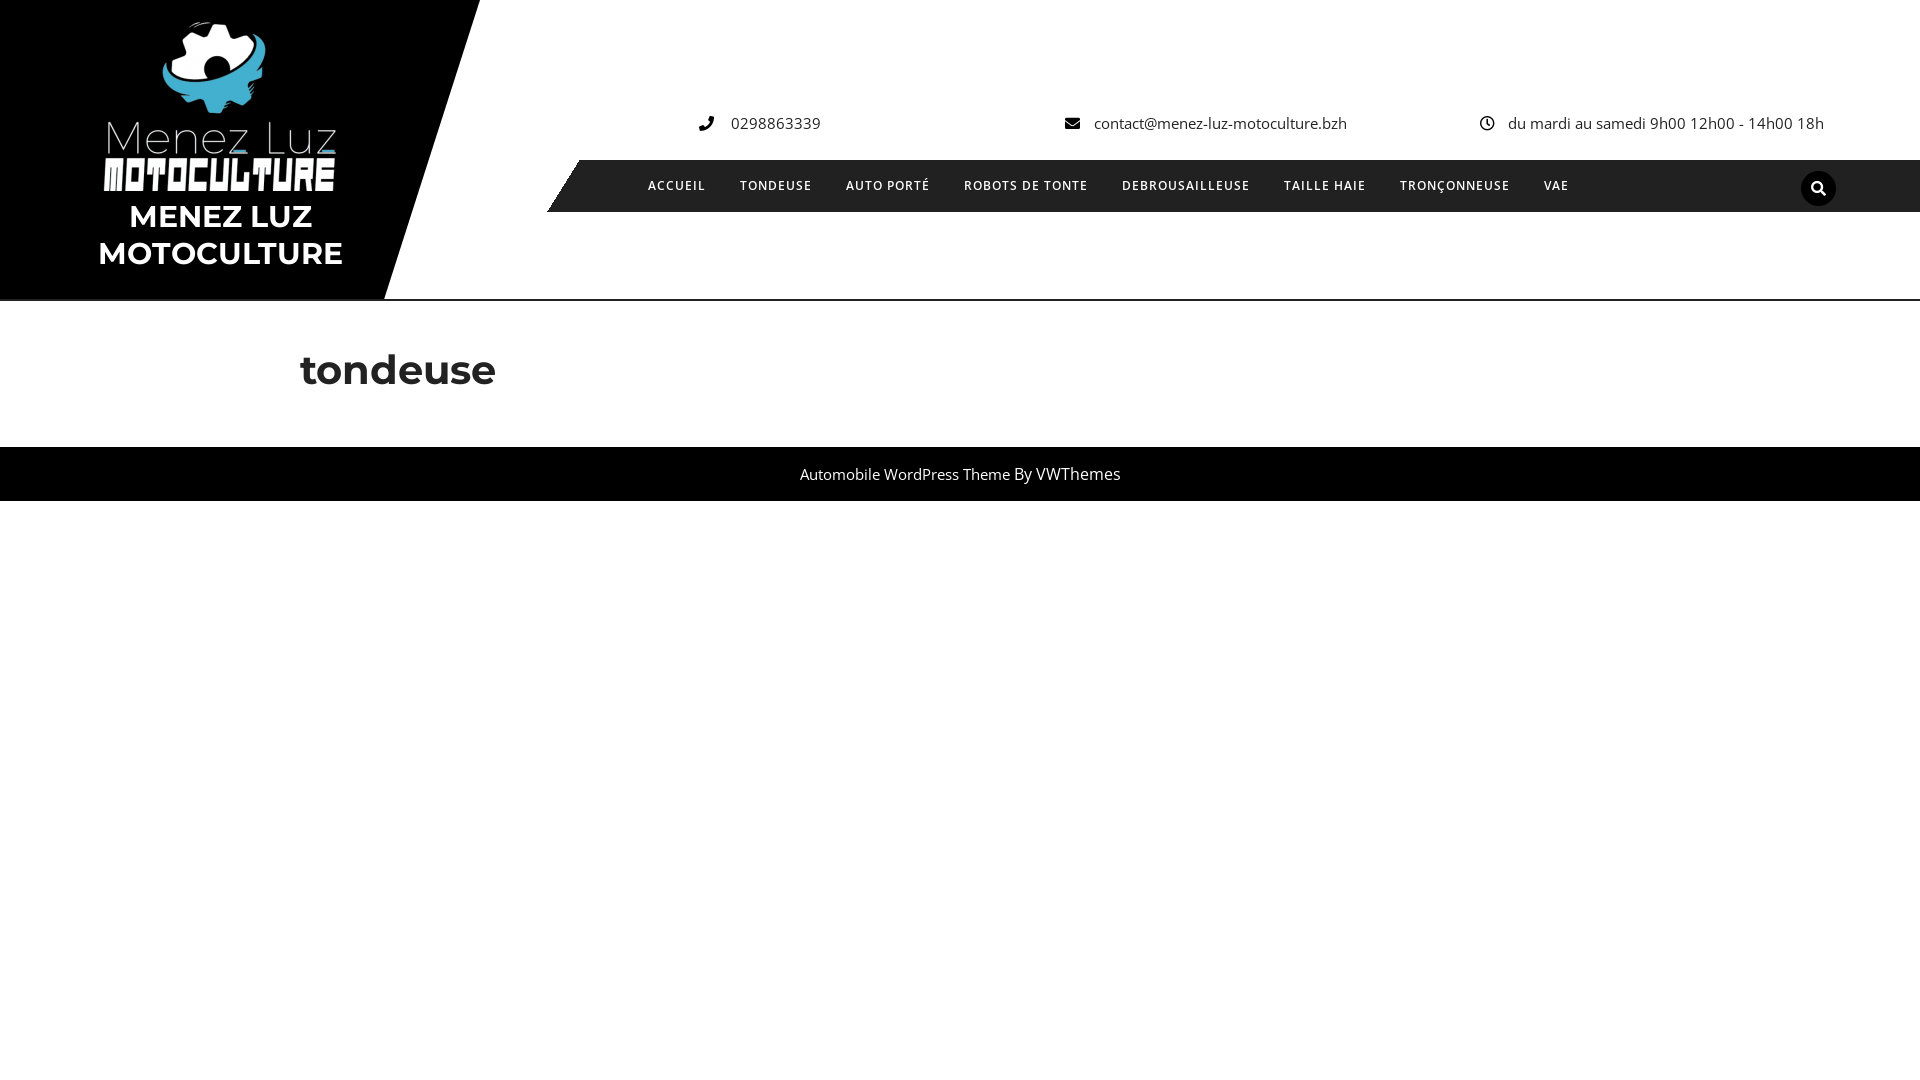 Image resolution: width=1920 pixels, height=1080 pixels. What do you see at coordinates (1219, 123) in the screenshot?
I see `'contact@menez-luz-motoculture.bzh'` at bounding box center [1219, 123].